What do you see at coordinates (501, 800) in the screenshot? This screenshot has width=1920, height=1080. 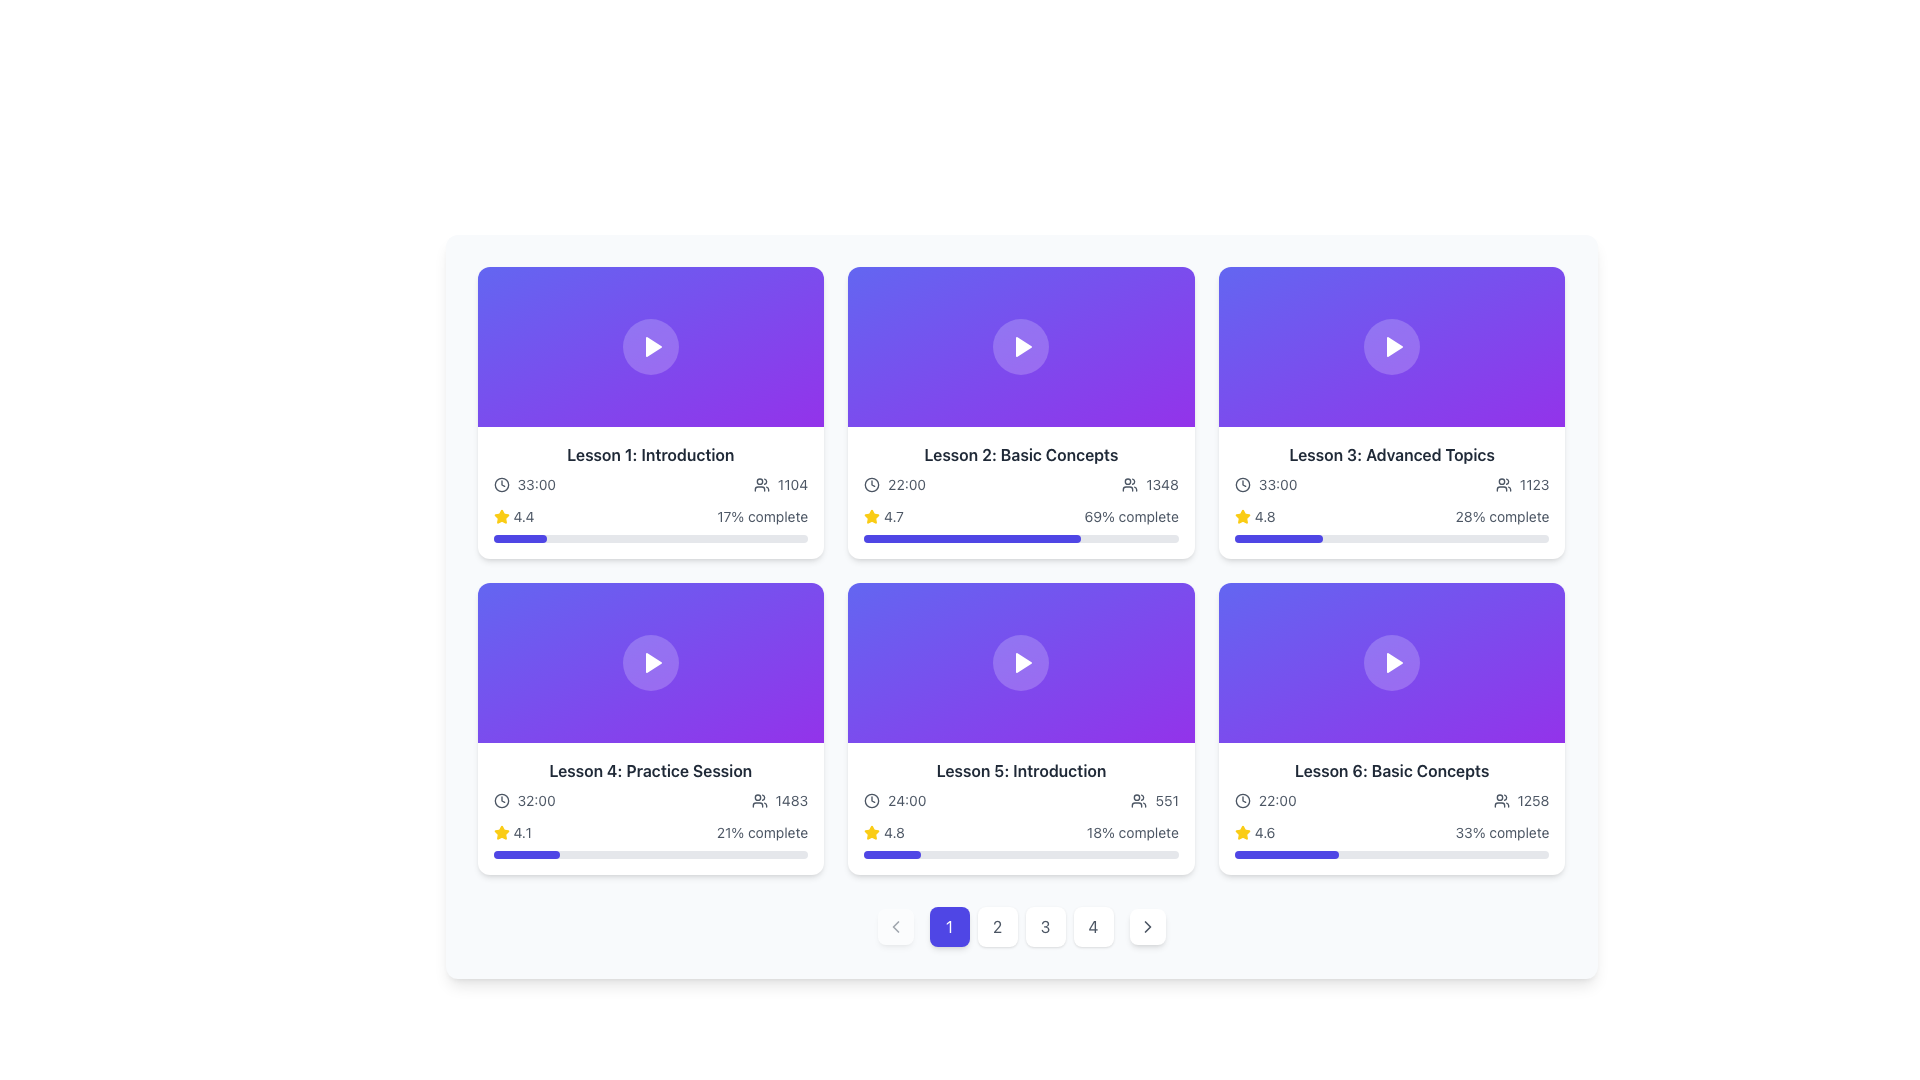 I see `the clock icon located in the lower-left card of a grid layout, which is the leftmost component of the group containing the text '32:00'` at bounding box center [501, 800].